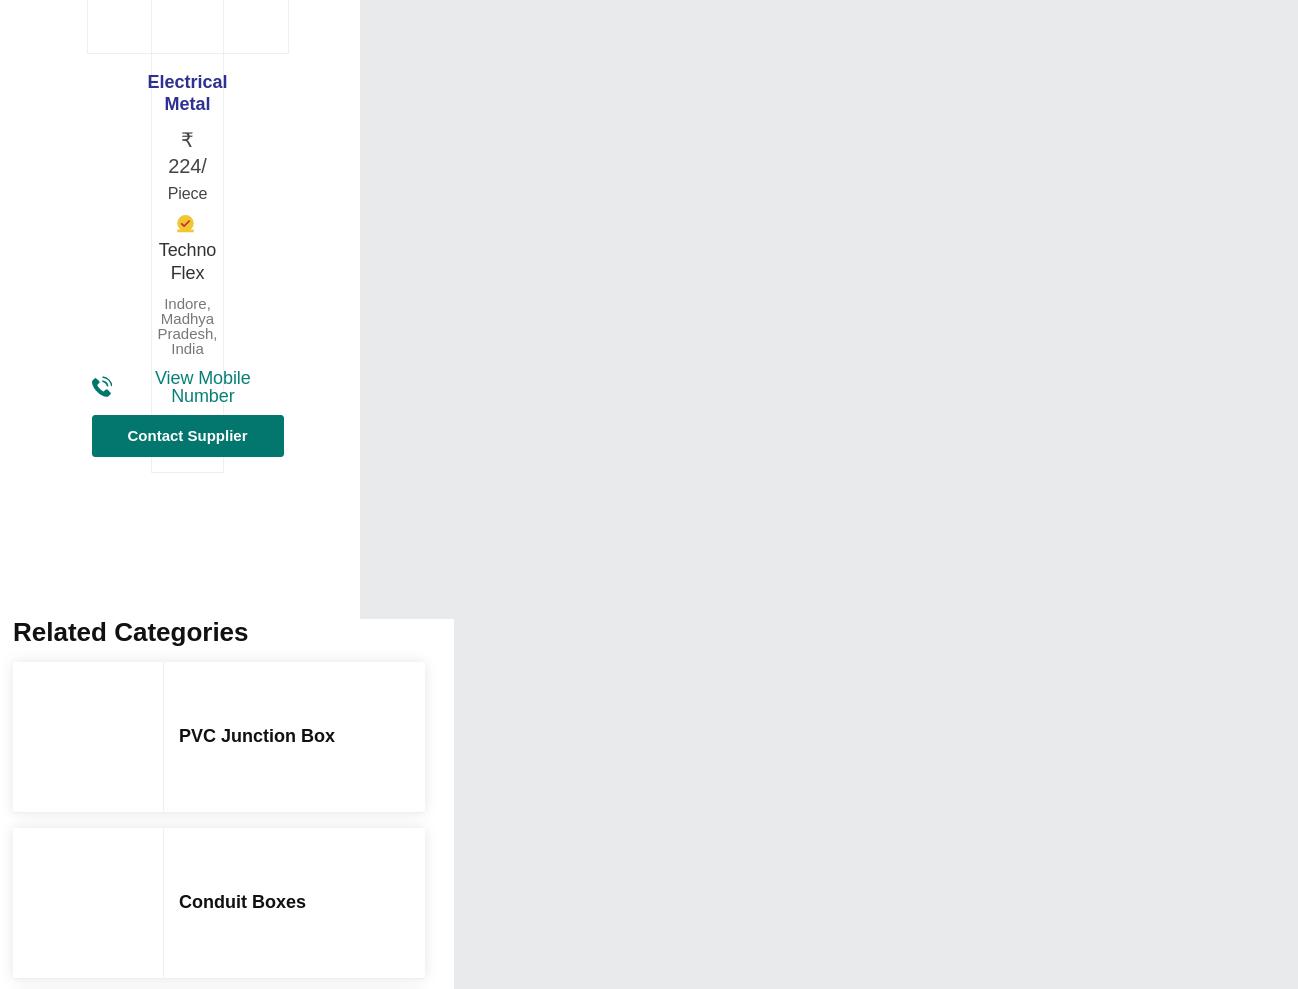 This screenshot has width=1298, height=989. Describe the element at coordinates (202, 386) in the screenshot. I see `'View Mobile Number'` at that location.